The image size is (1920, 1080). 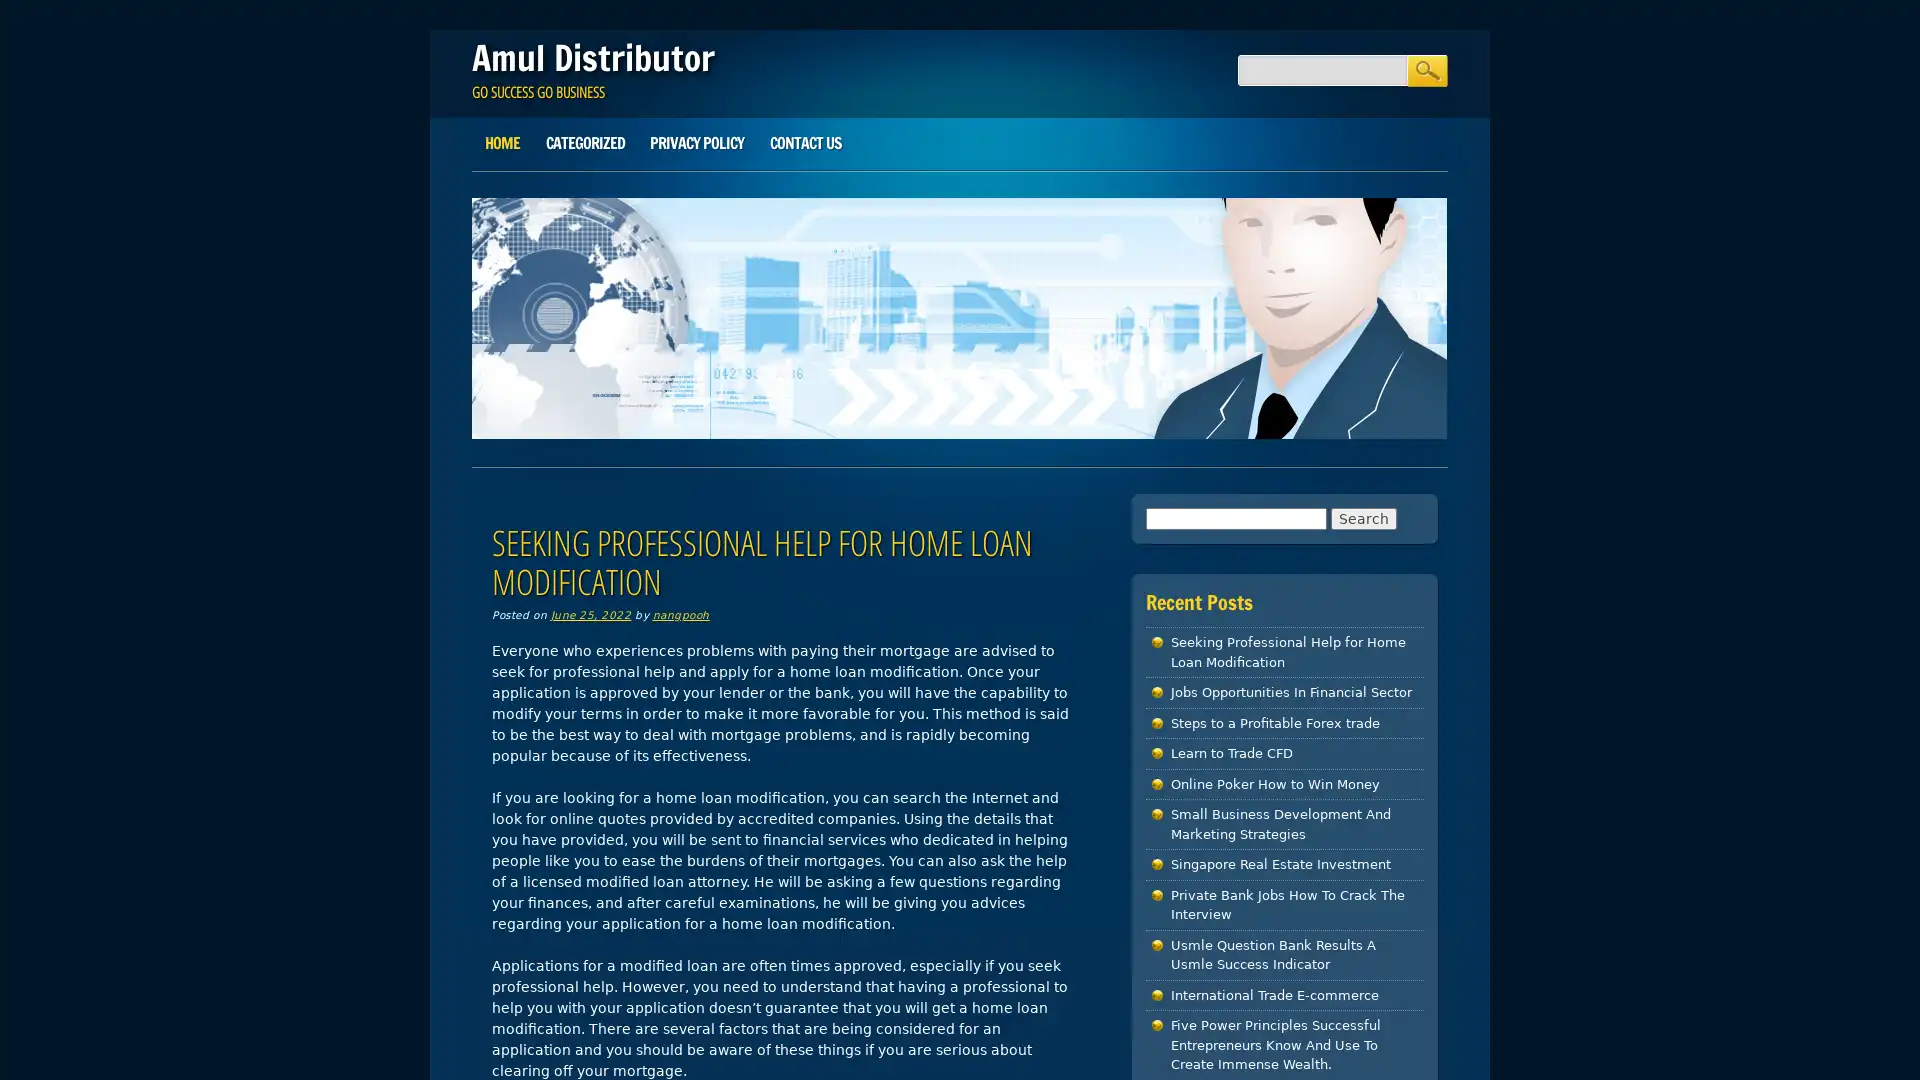 What do you see at coordinates (1425, 69) in the screenshot?
I see `Search` at bounding box center [1425, 69].